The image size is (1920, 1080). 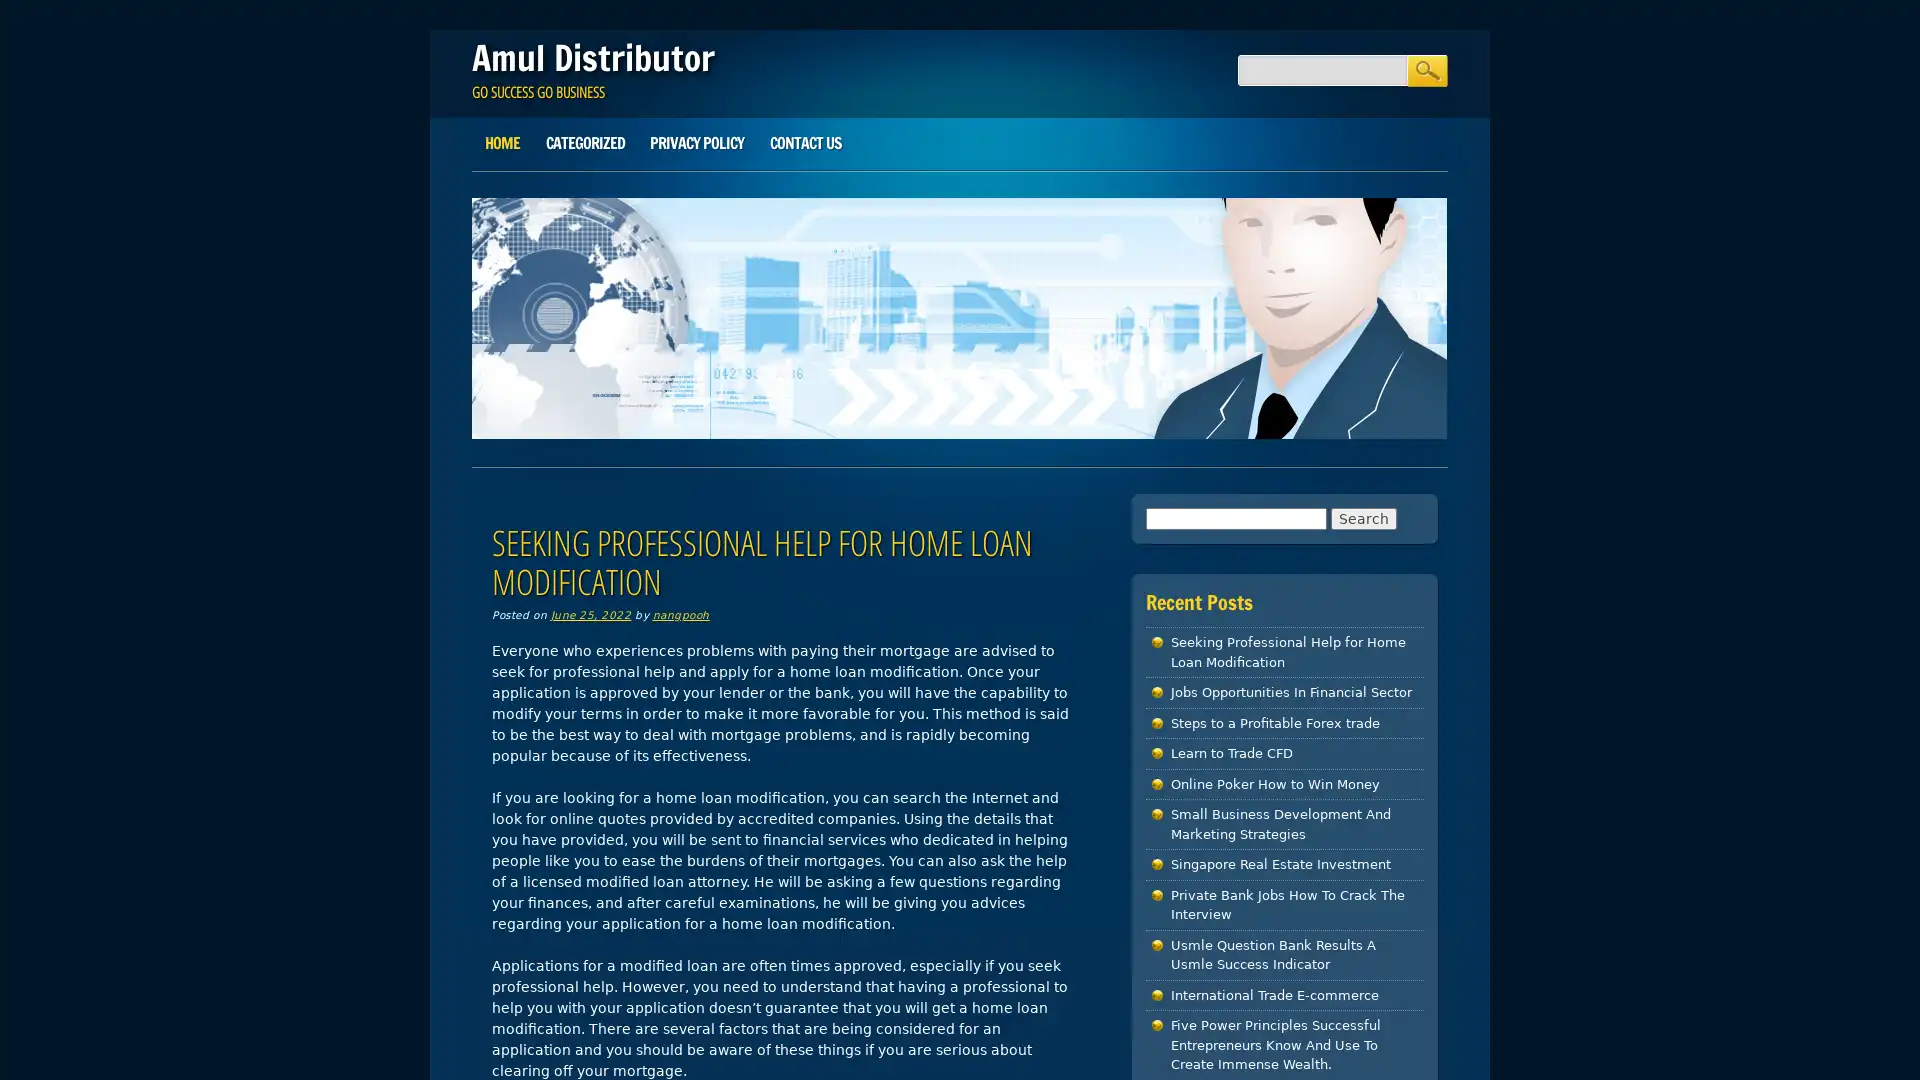 What do you see at coordinates (1425, 69) in the screenshot?
I see `Search` at bounding box center [1425, 69].